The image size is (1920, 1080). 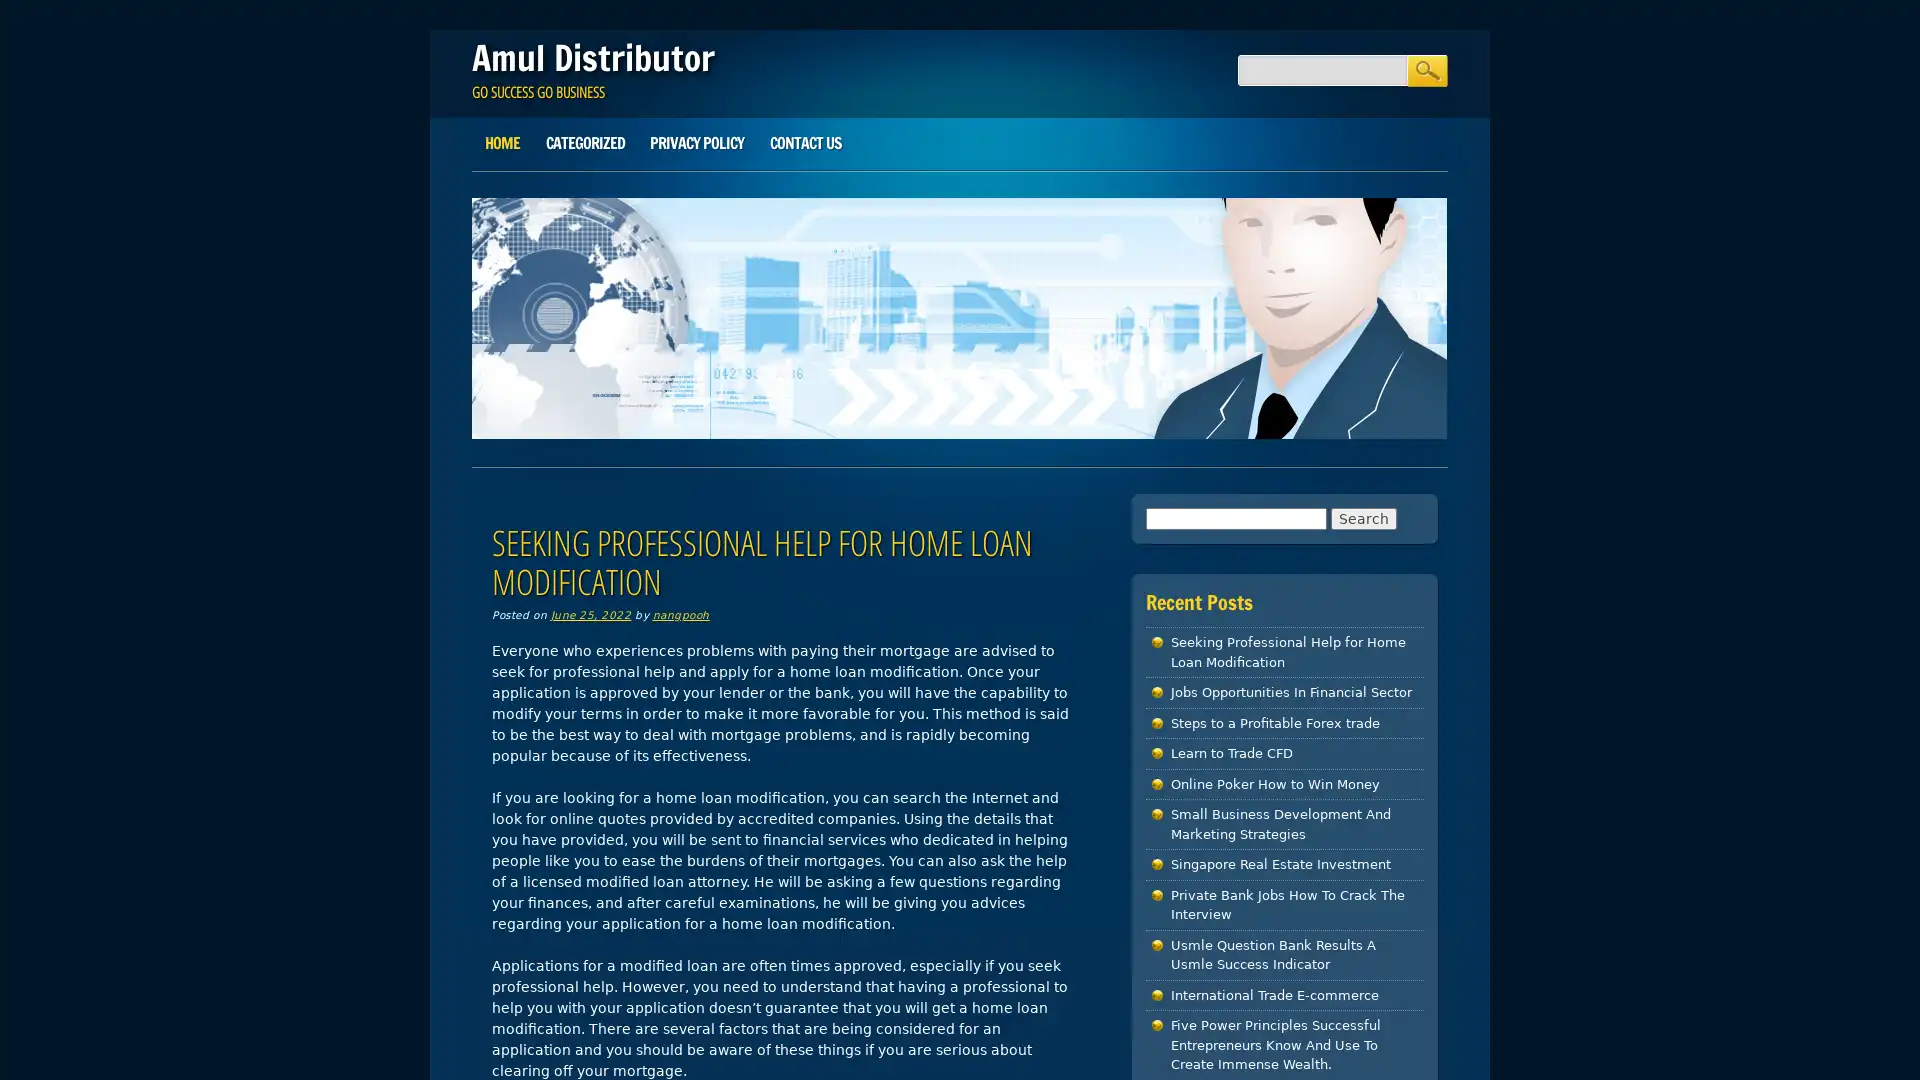 What do you see at coordinates (1425, 69) in the screenshot?
I see `Search` at bounding box center [1425, 69].